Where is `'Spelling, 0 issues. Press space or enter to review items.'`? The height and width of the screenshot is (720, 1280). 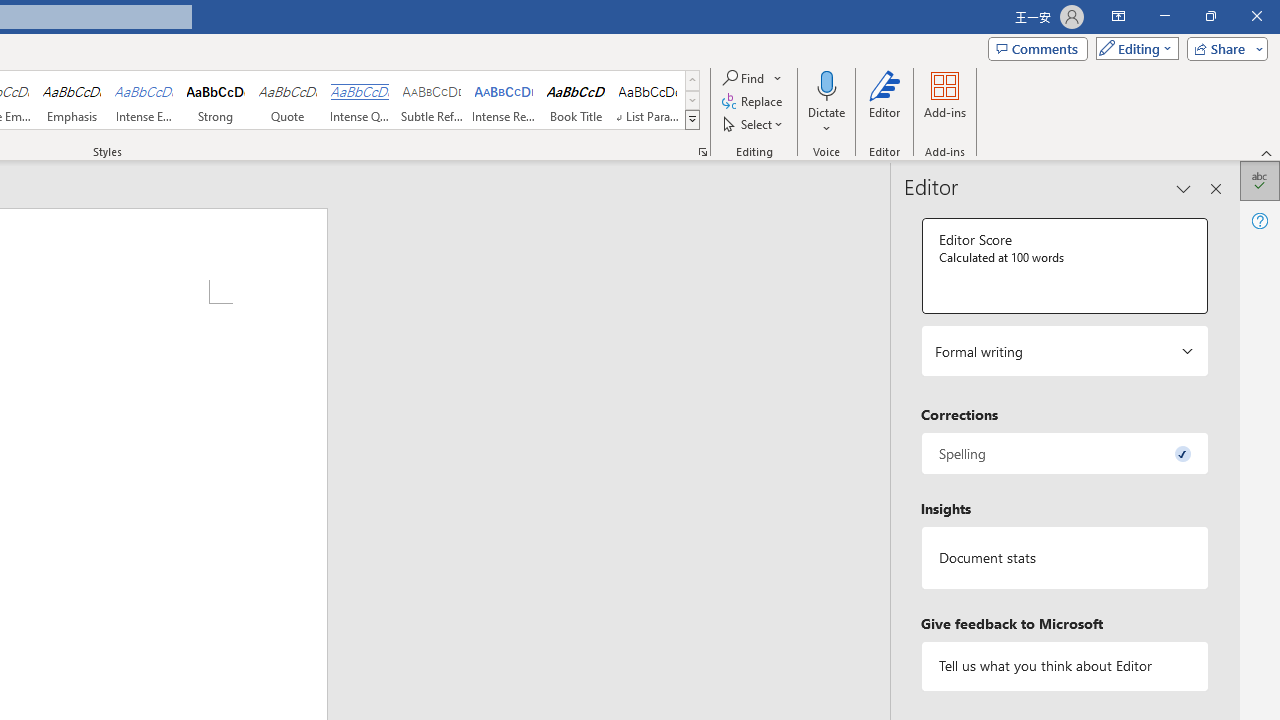 'Spelling, 0 issues. Press space or enter to review items.' is located at coordinates (1063, 453).